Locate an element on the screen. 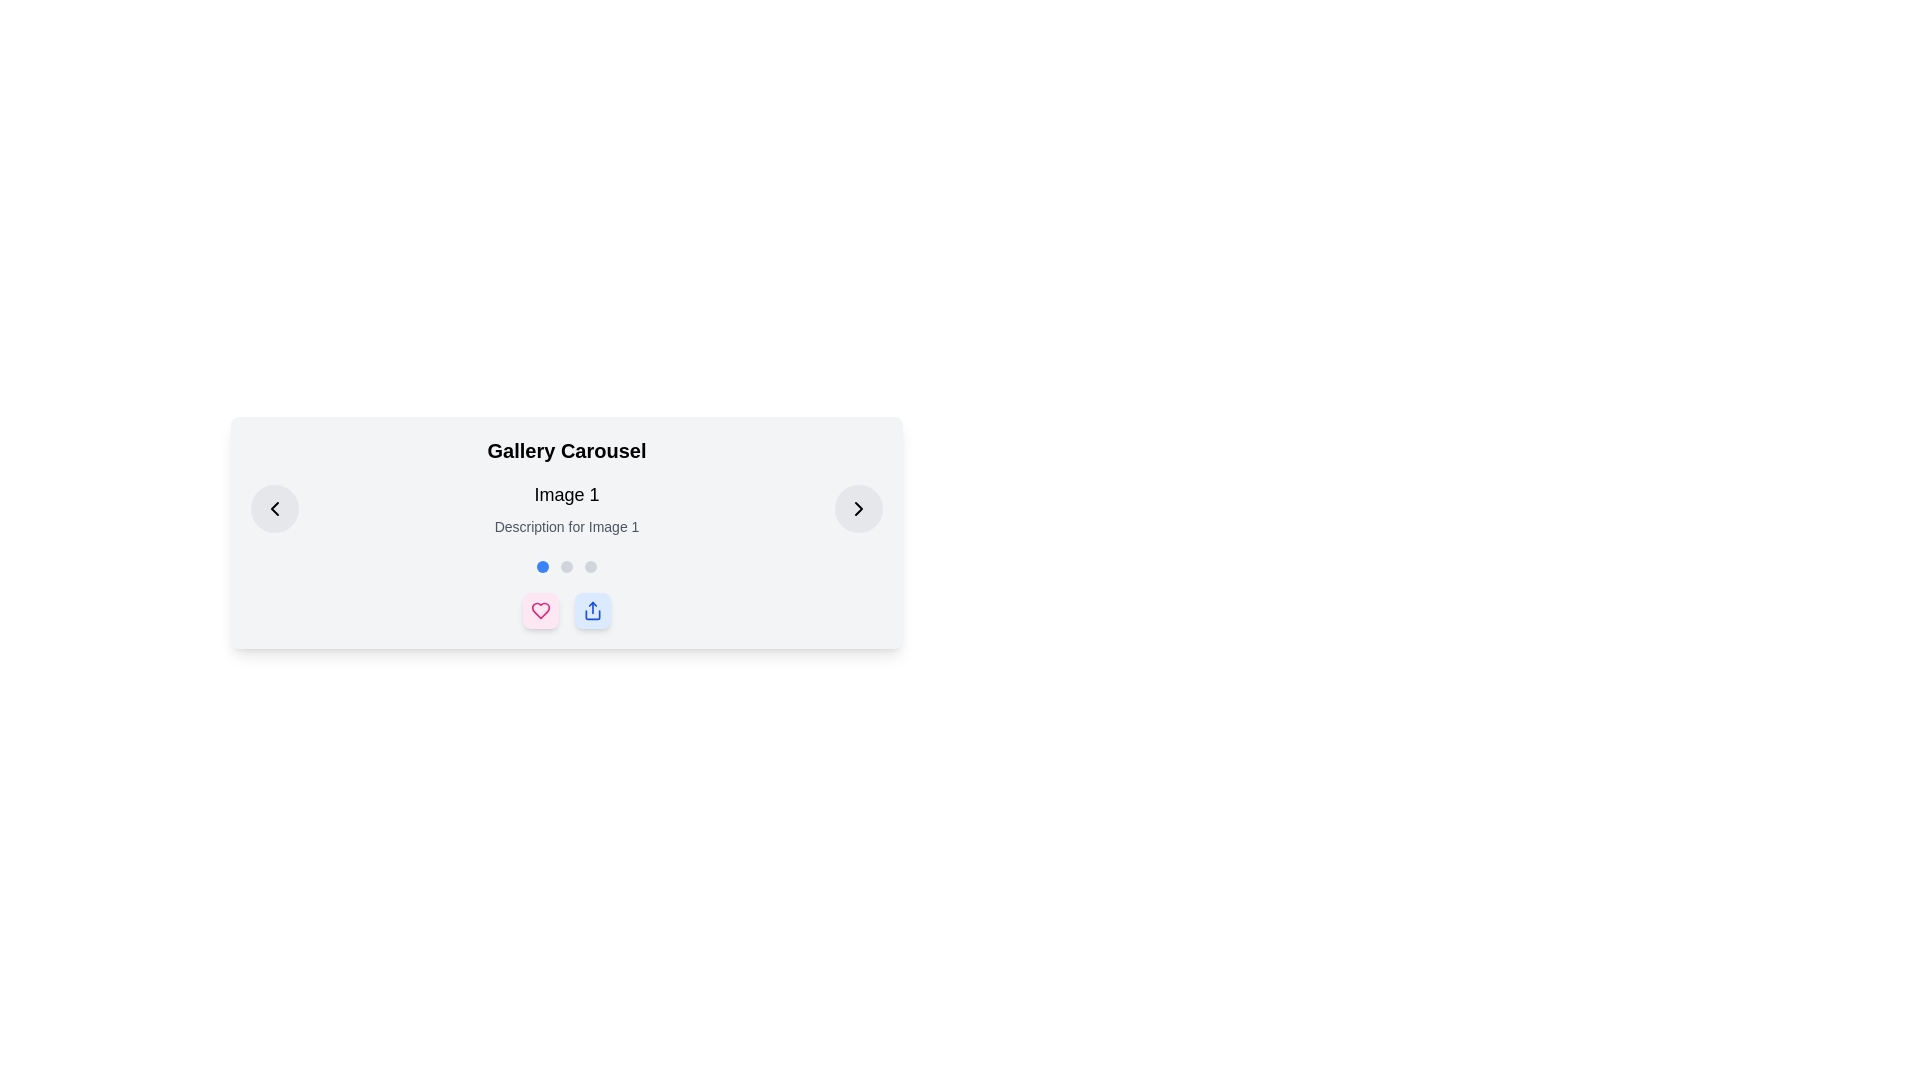 The height and width of the screenshot is (1080, 1920). the carousel indicator dot located at the lower center of the white card titled 'Gallery Carousel', below the text 'Description for Image 1' is located at coordinates (565, 567).